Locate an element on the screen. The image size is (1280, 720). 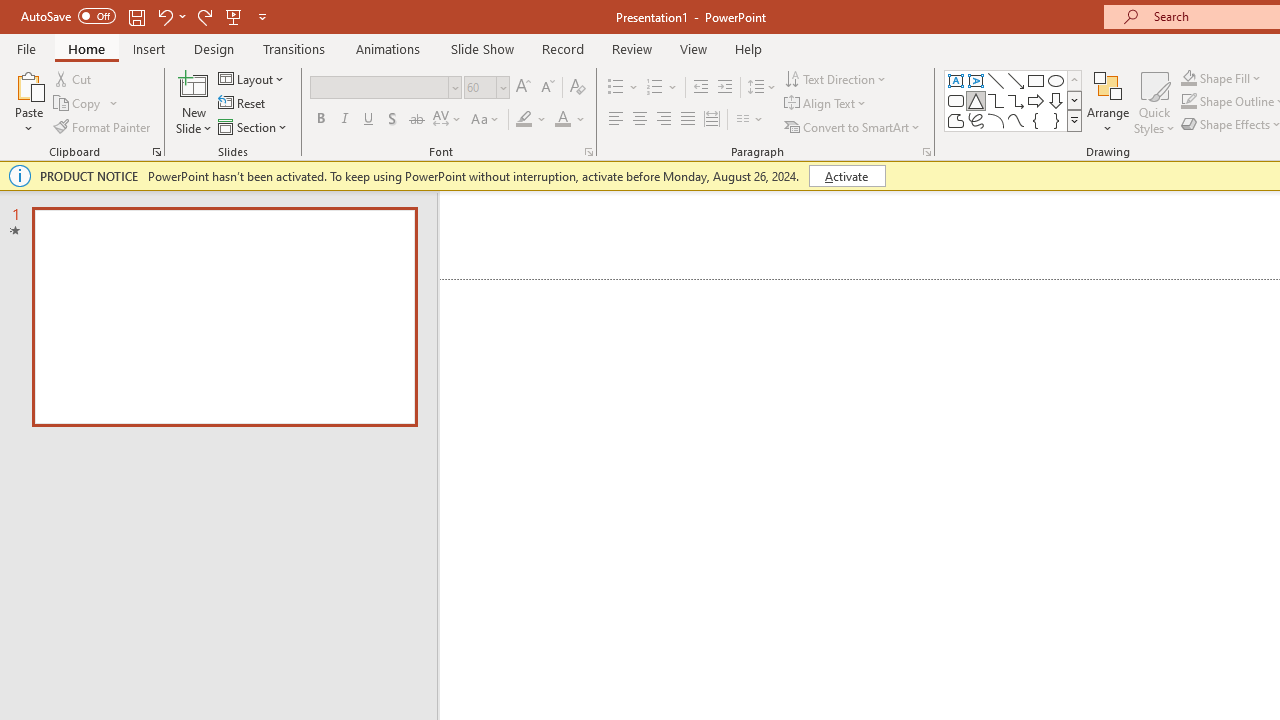
'New Slide' is located at coordinates (193, 103).